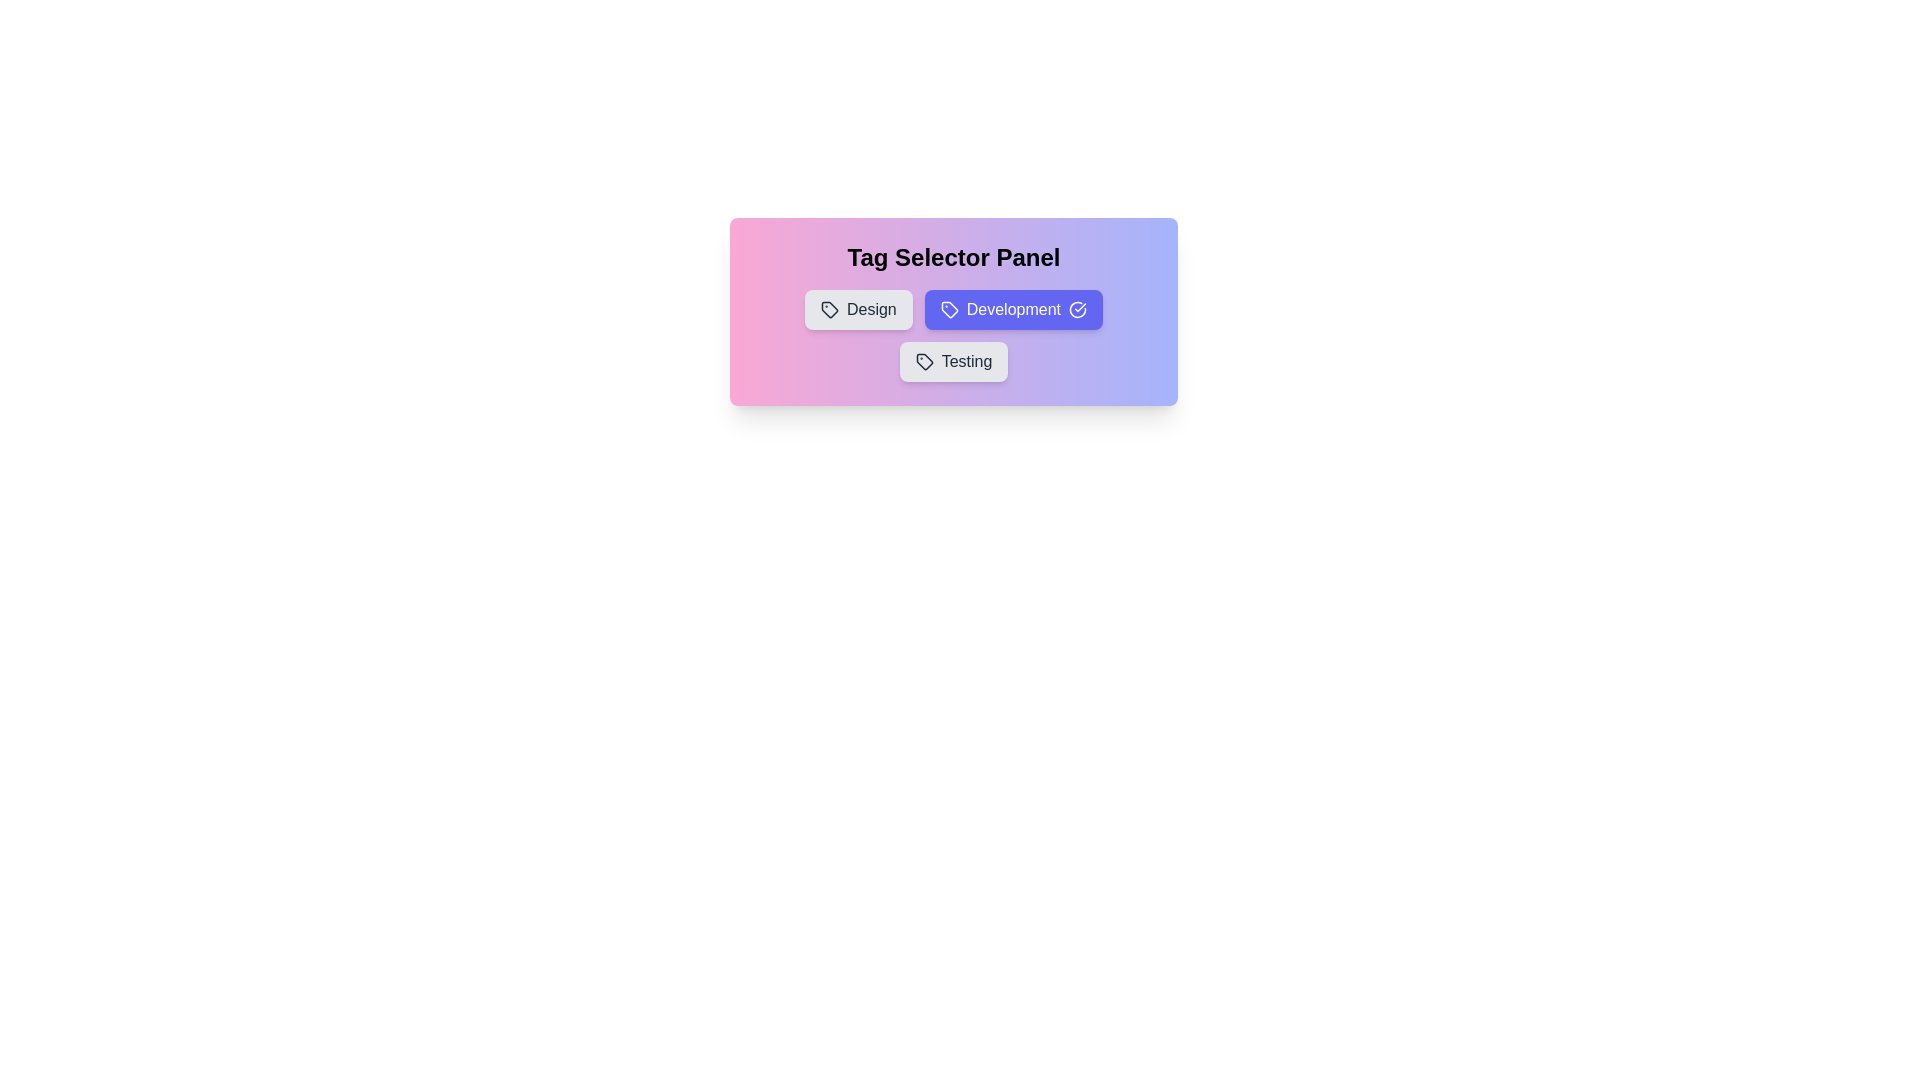 This screenshot has width=1920, height=1080. Describe the element at coordinates (1013, 309) in the screenshot. I see `the tag labeled Development` at that location.